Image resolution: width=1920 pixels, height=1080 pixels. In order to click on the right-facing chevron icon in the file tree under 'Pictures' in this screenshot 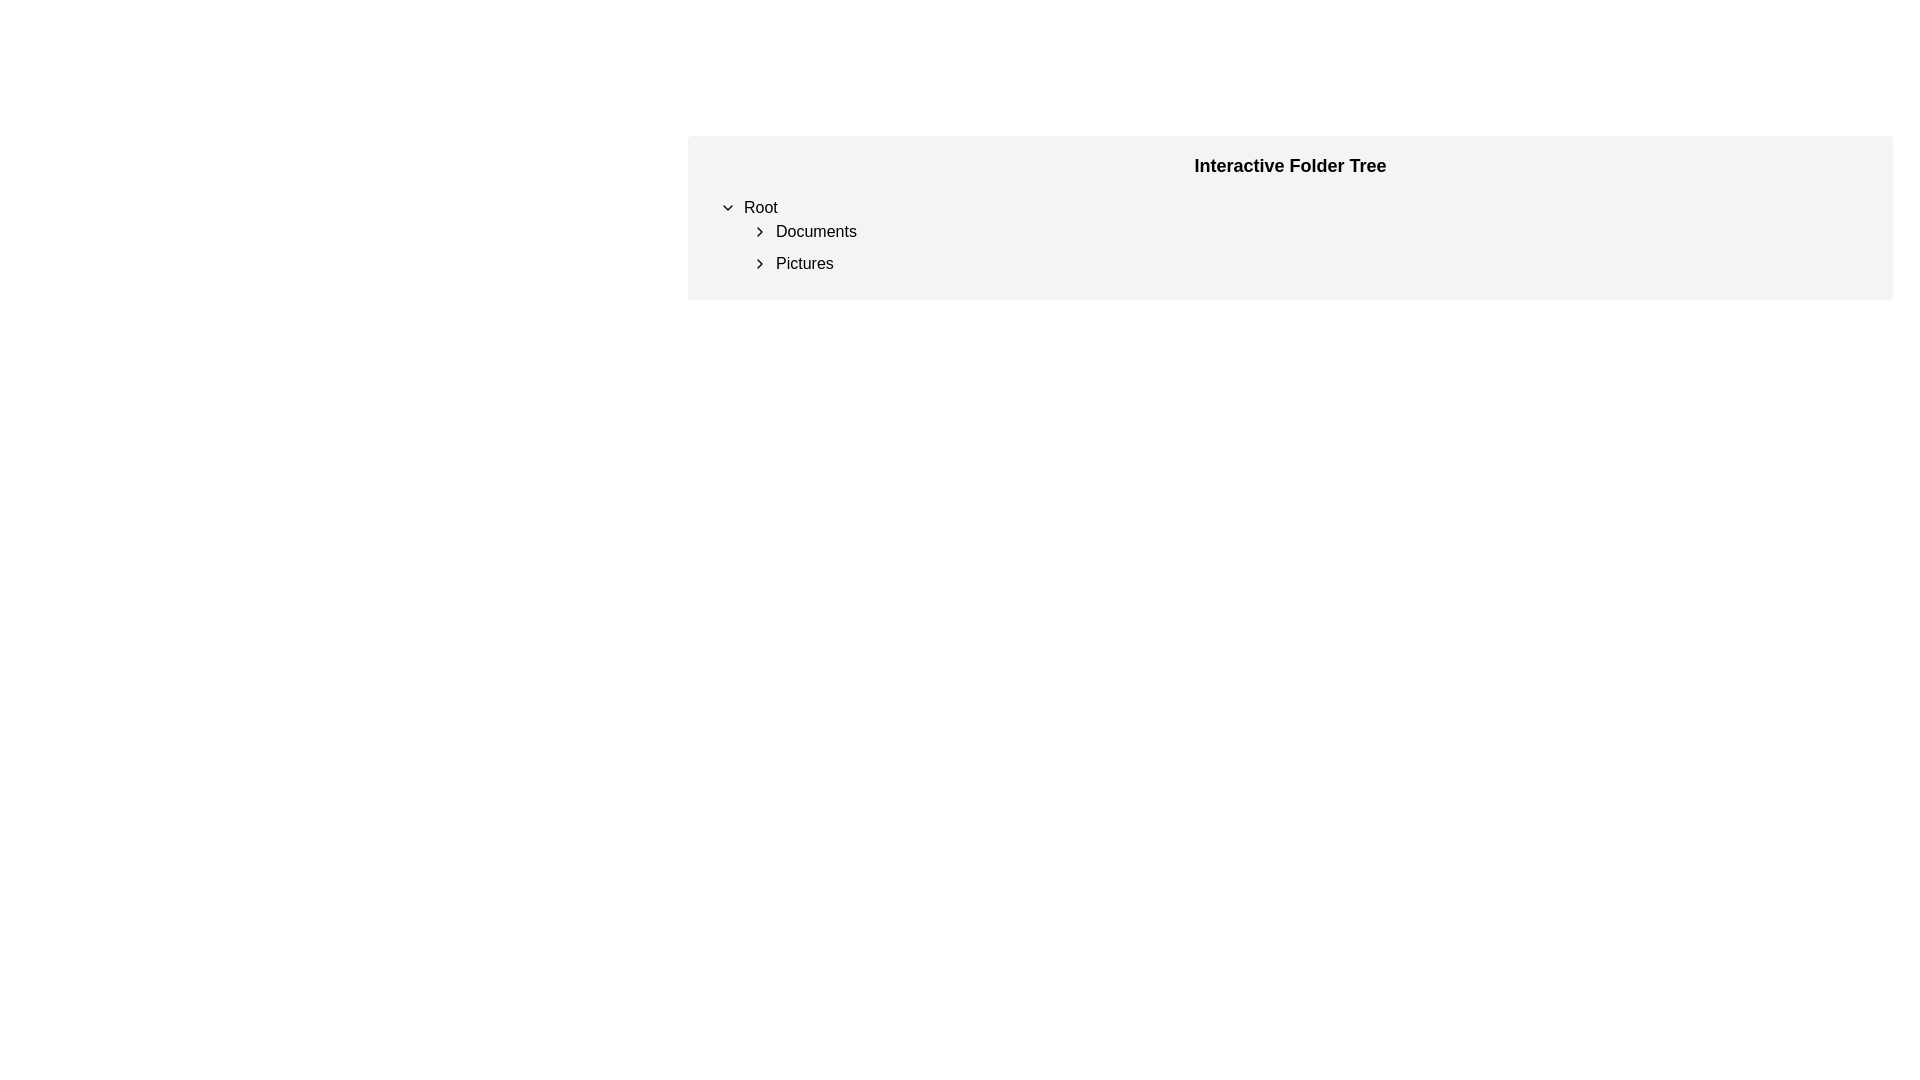, I will do `click(758, 262)`.